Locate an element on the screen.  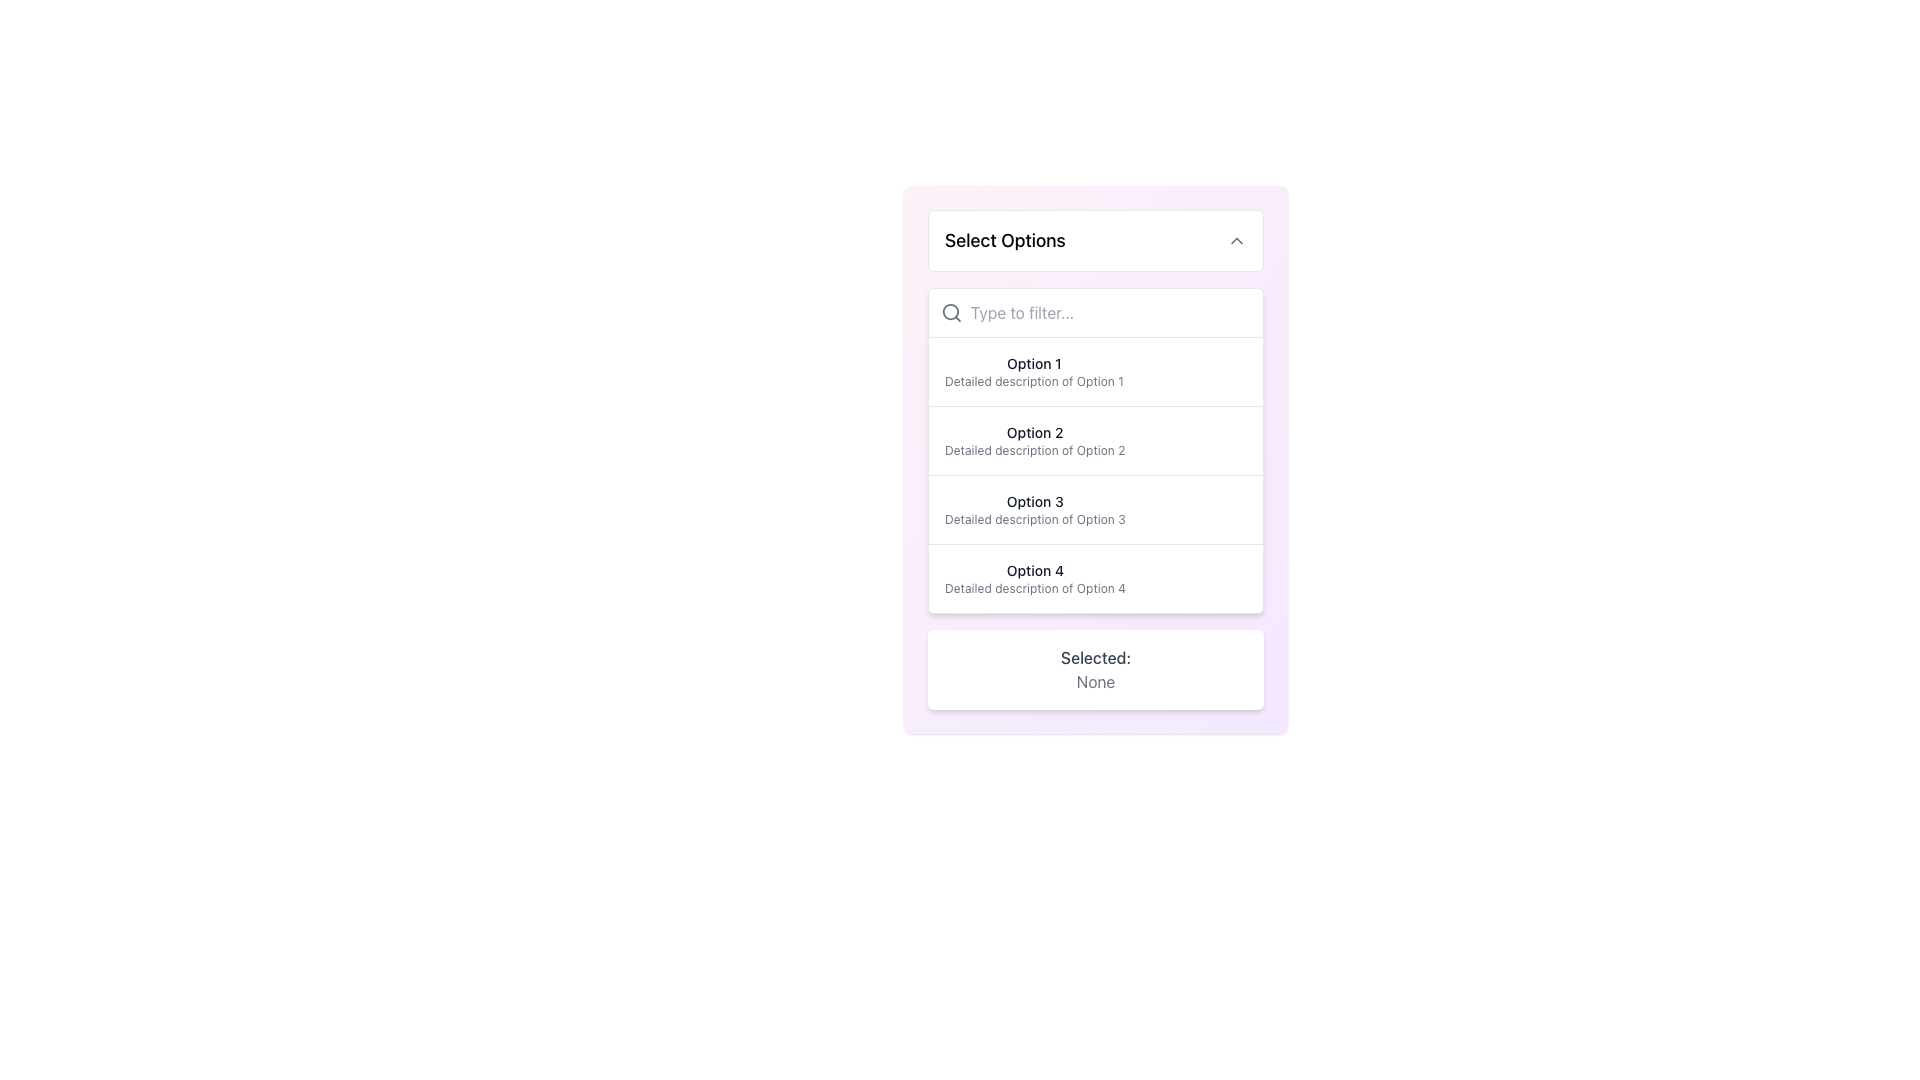
text label displaying 'Detailed description of Option 1' located directly beneath the header 'Option 1' in the dropdown selection interface is located at coordinates (1034, 381).